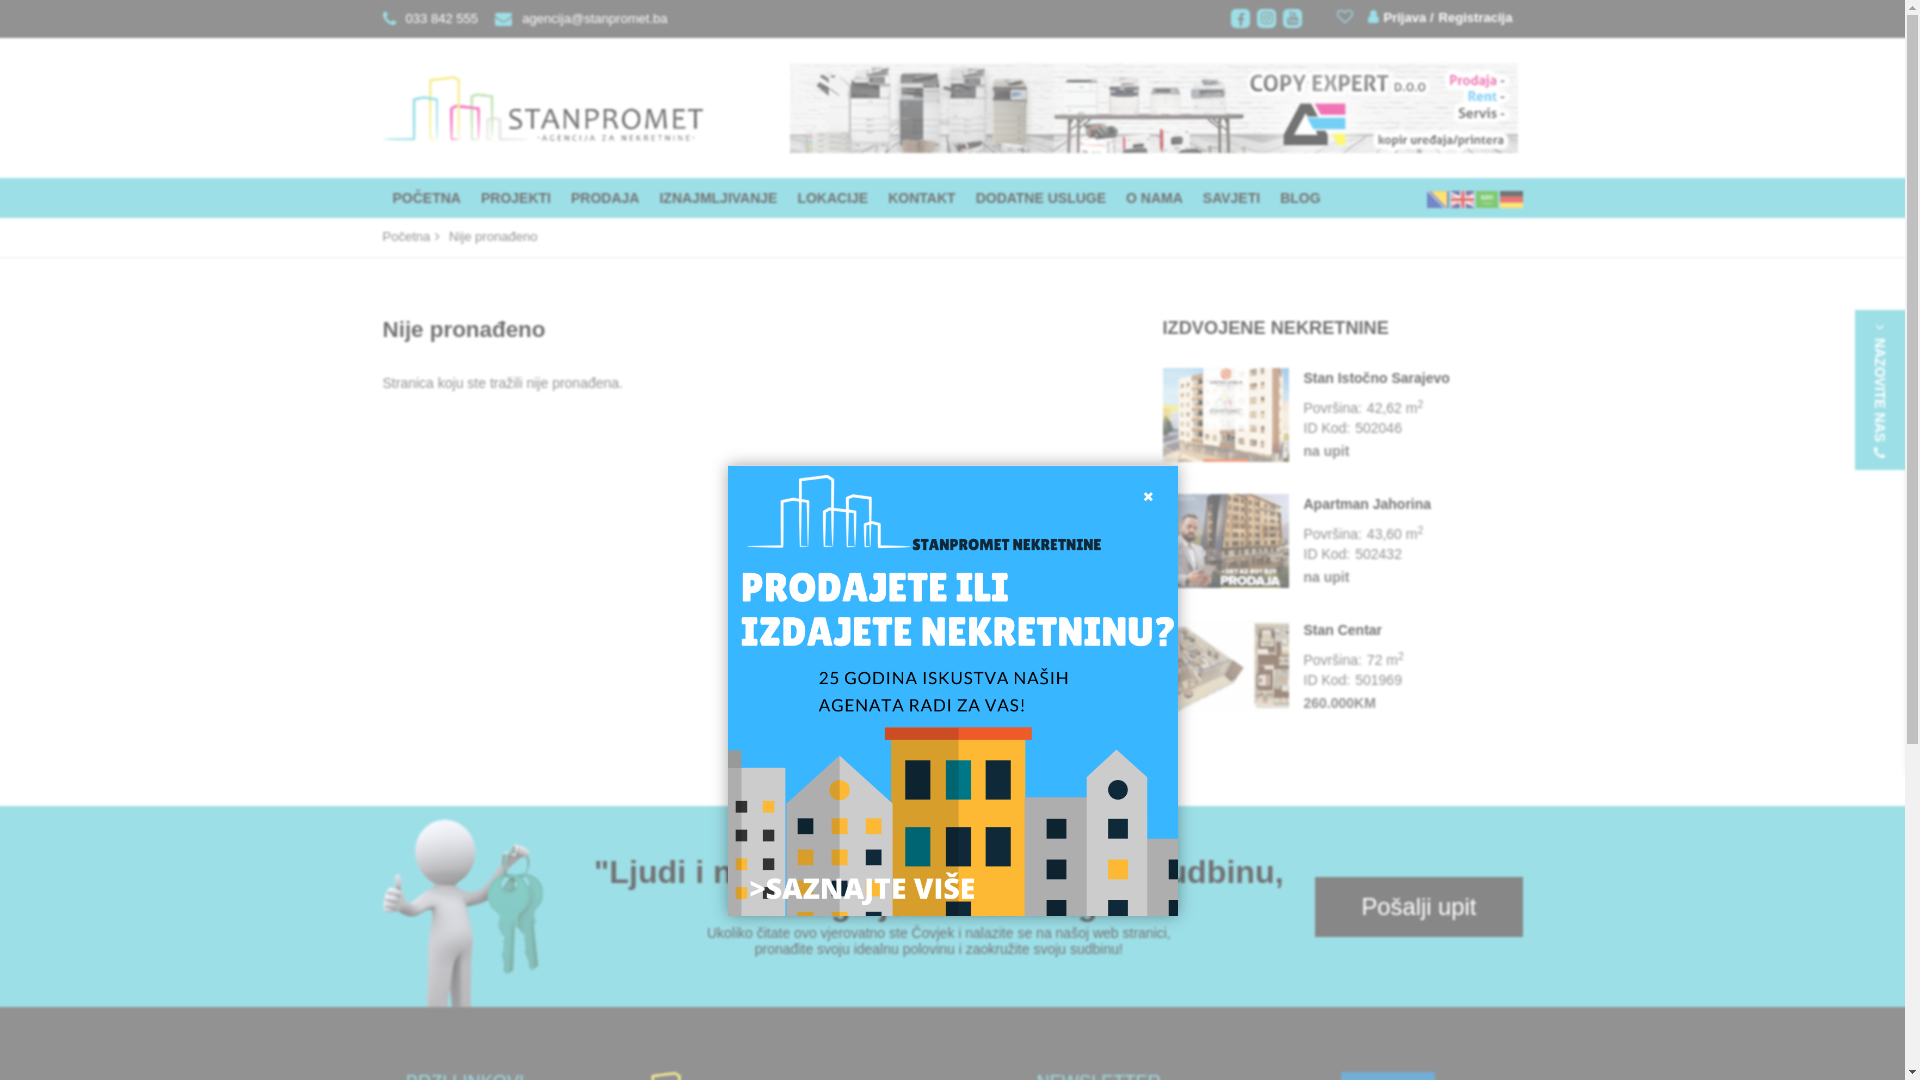 The image size is (1920, 1080). I want to click on 'agencija@stanpromet.ba', so click(575, 18).